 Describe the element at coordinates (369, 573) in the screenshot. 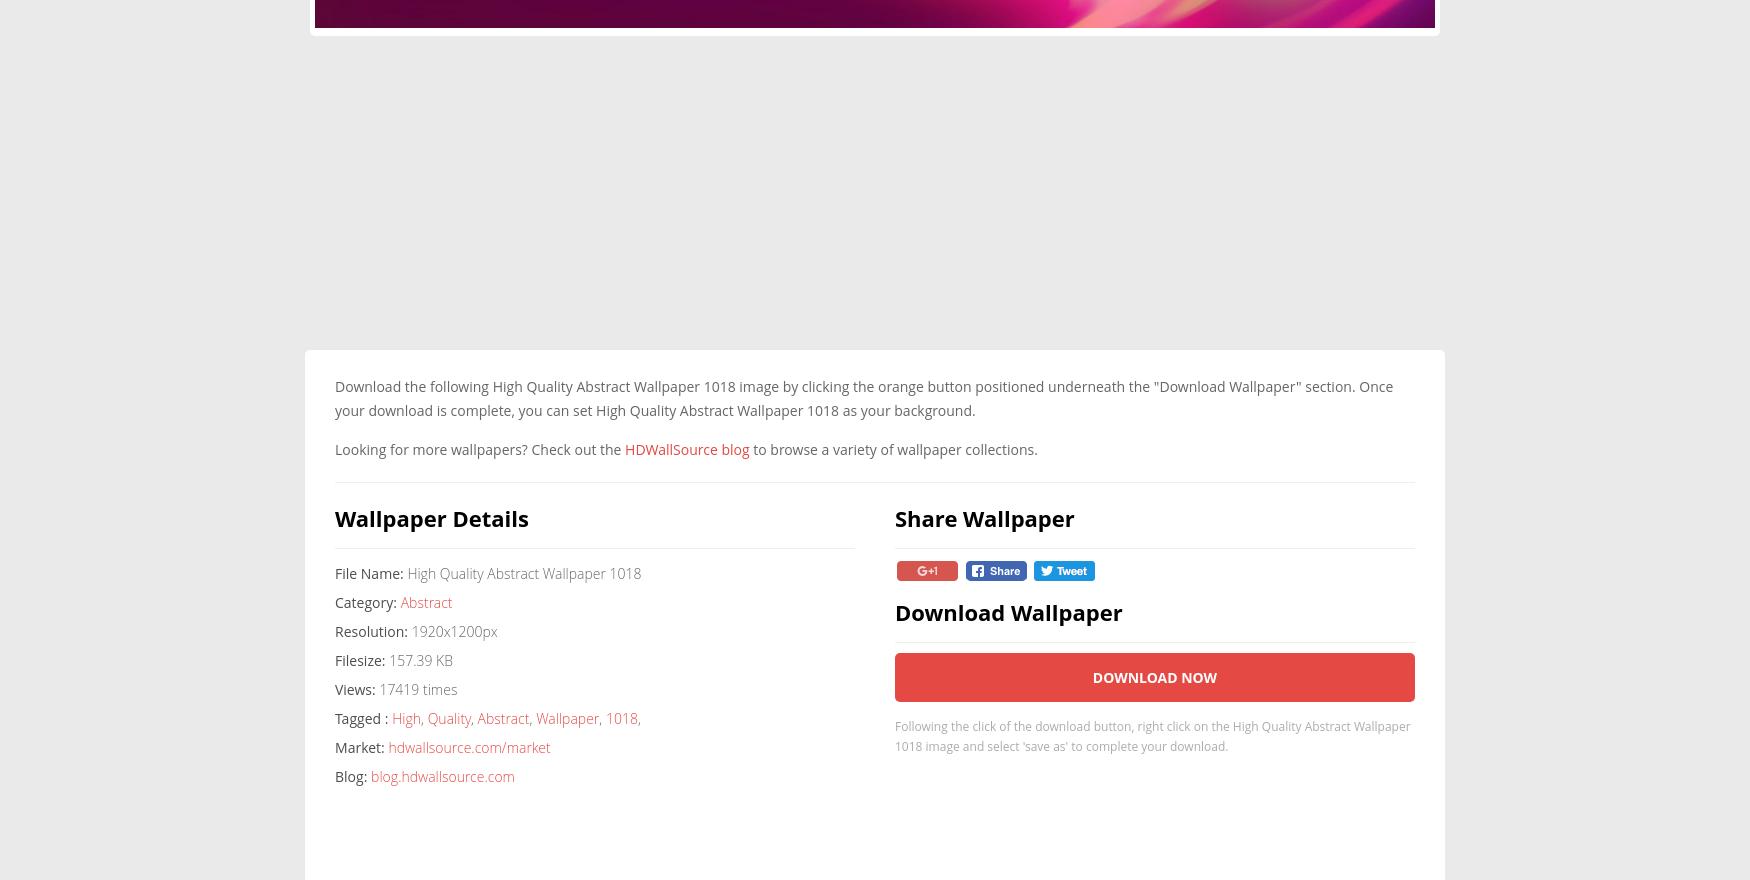

I see `'File Name:'` at that location.